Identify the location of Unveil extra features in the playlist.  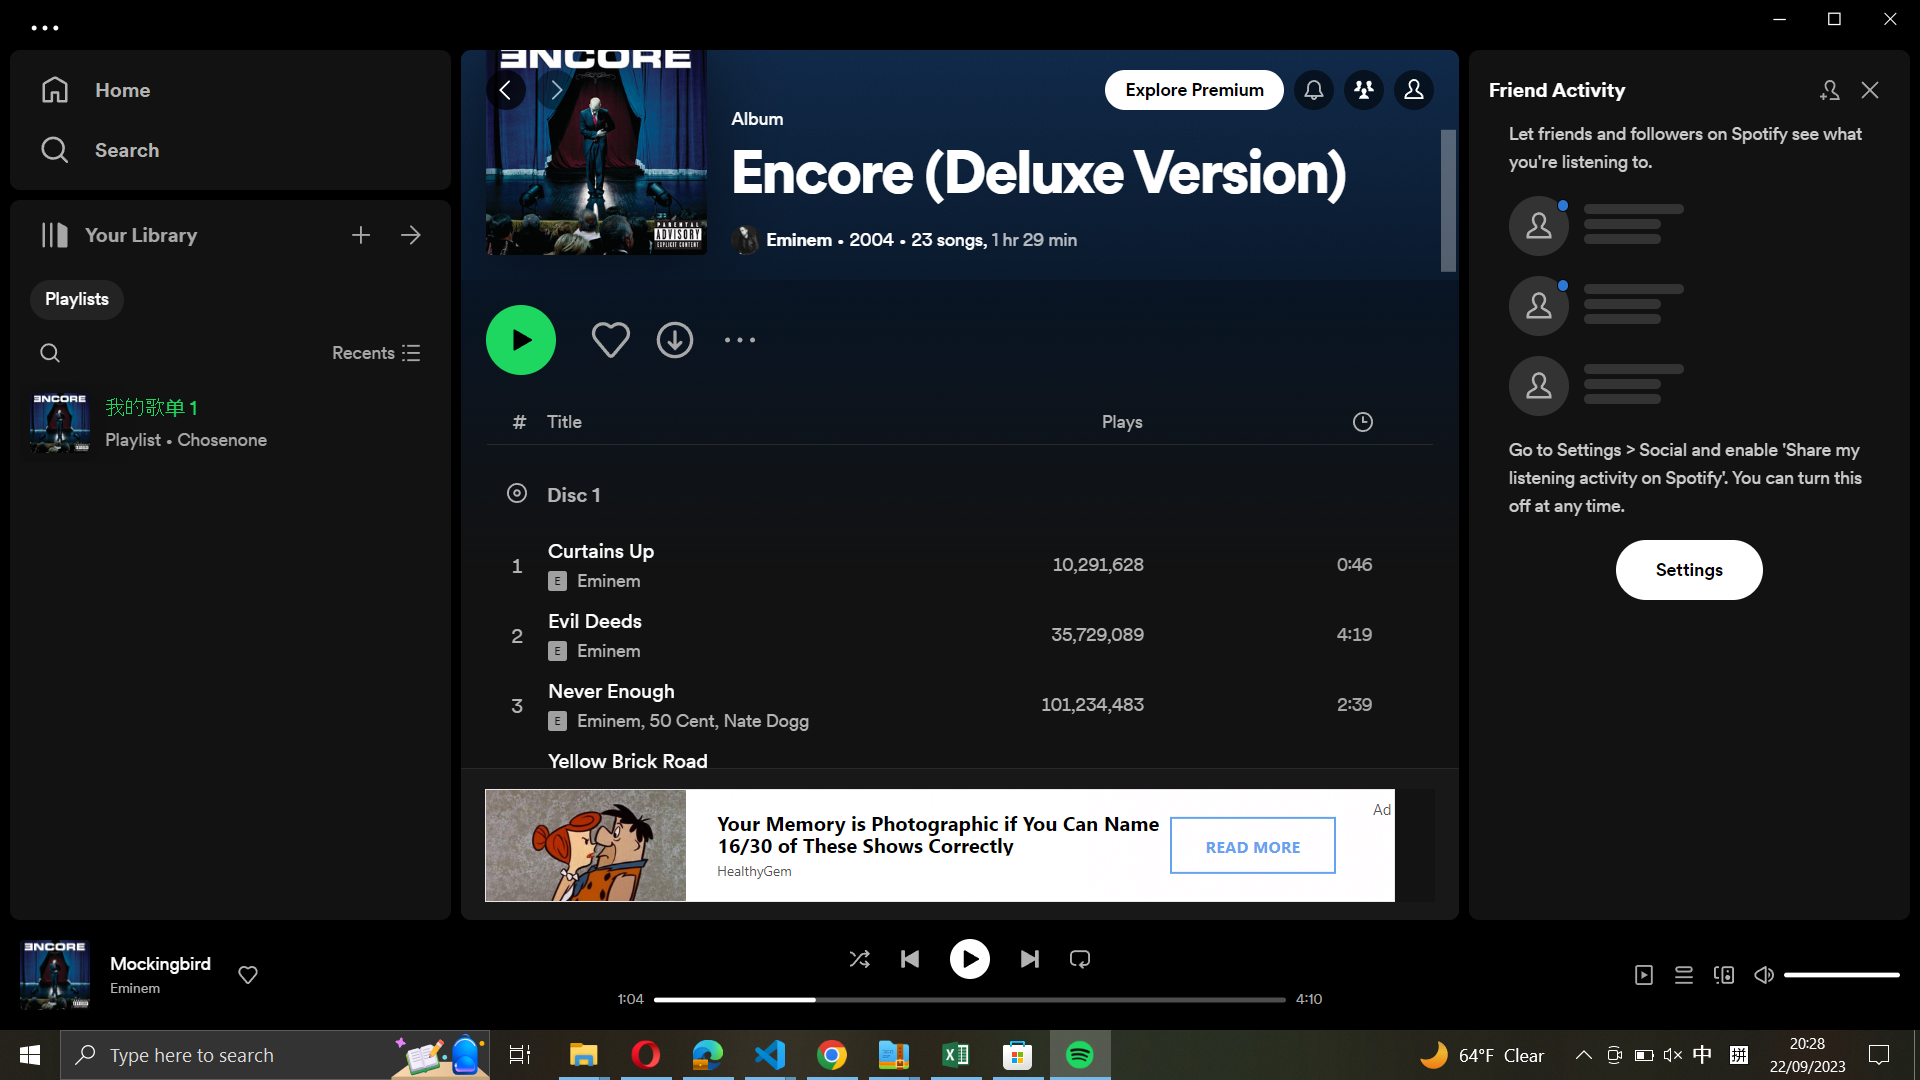
(738, 337).